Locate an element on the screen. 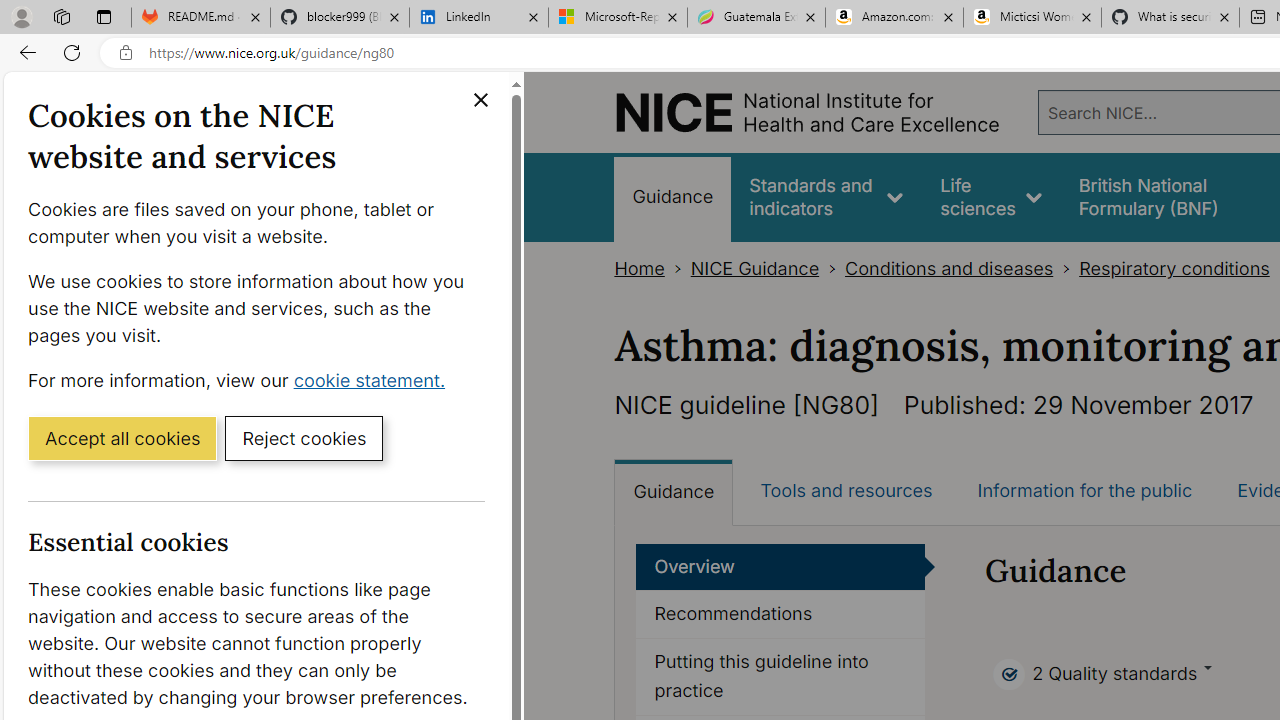 This screenshot has width=1280, height=720. 'Overview' is located at coordinates (780, 567).